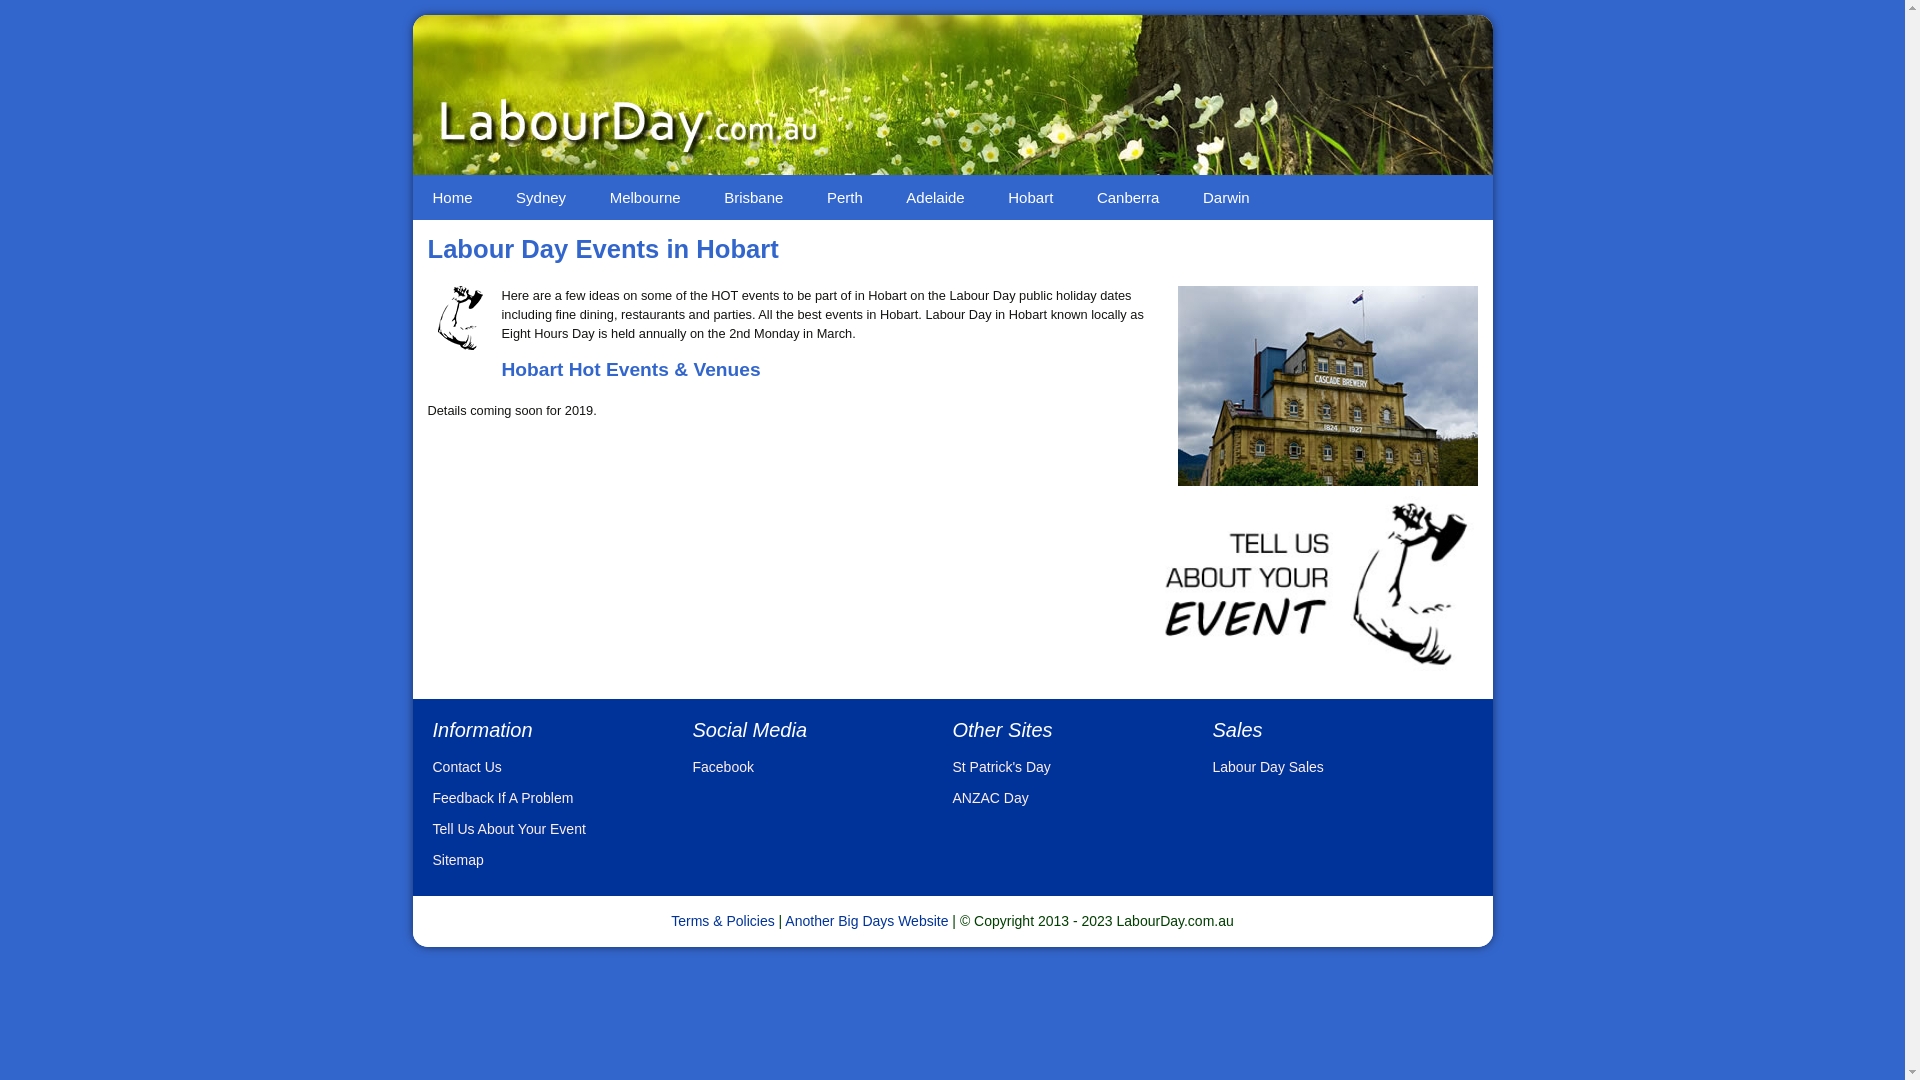 This screenshot has height=1080, width=1920. Describe the element at coordinates (1225, 197) in the screenshot. I see `'Darwin'` at that location.